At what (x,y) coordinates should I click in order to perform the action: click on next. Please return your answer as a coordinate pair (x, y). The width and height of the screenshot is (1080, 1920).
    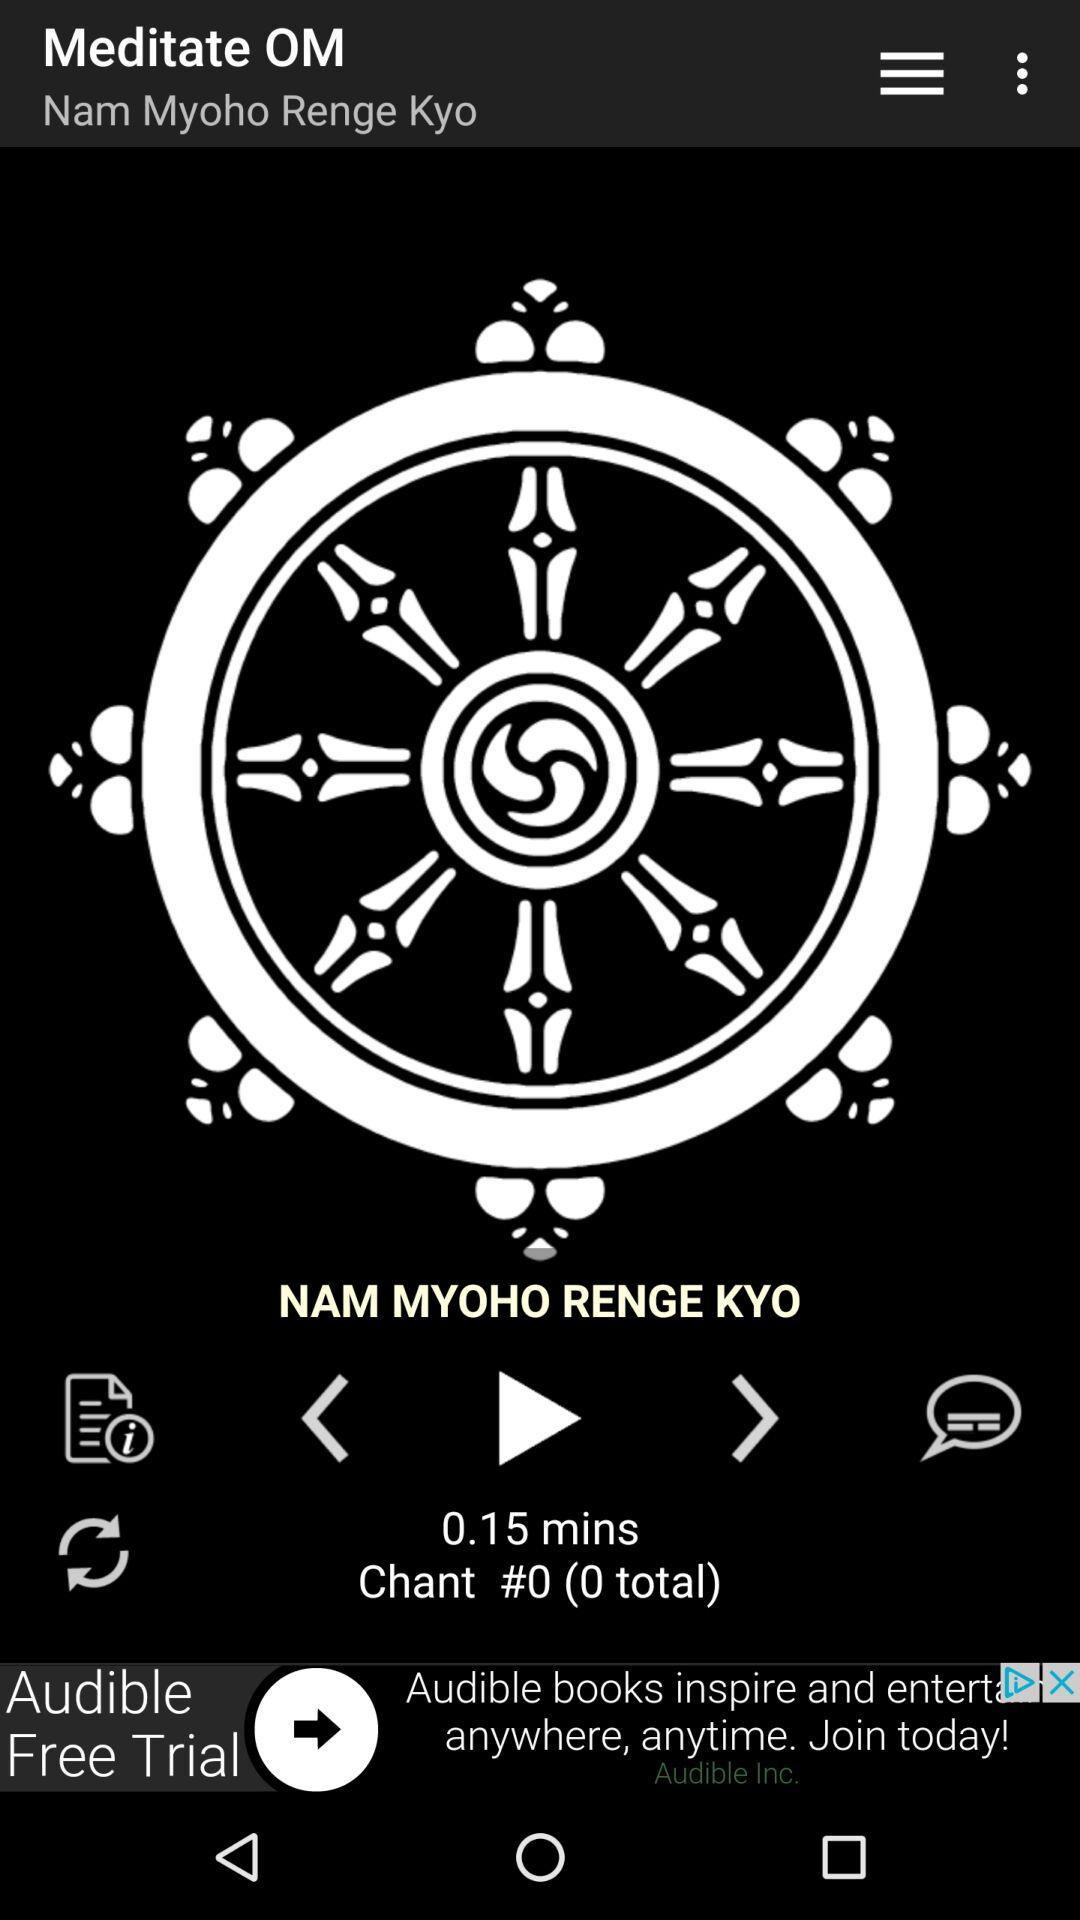
    Looking at the image, I should click on (755, 1417).